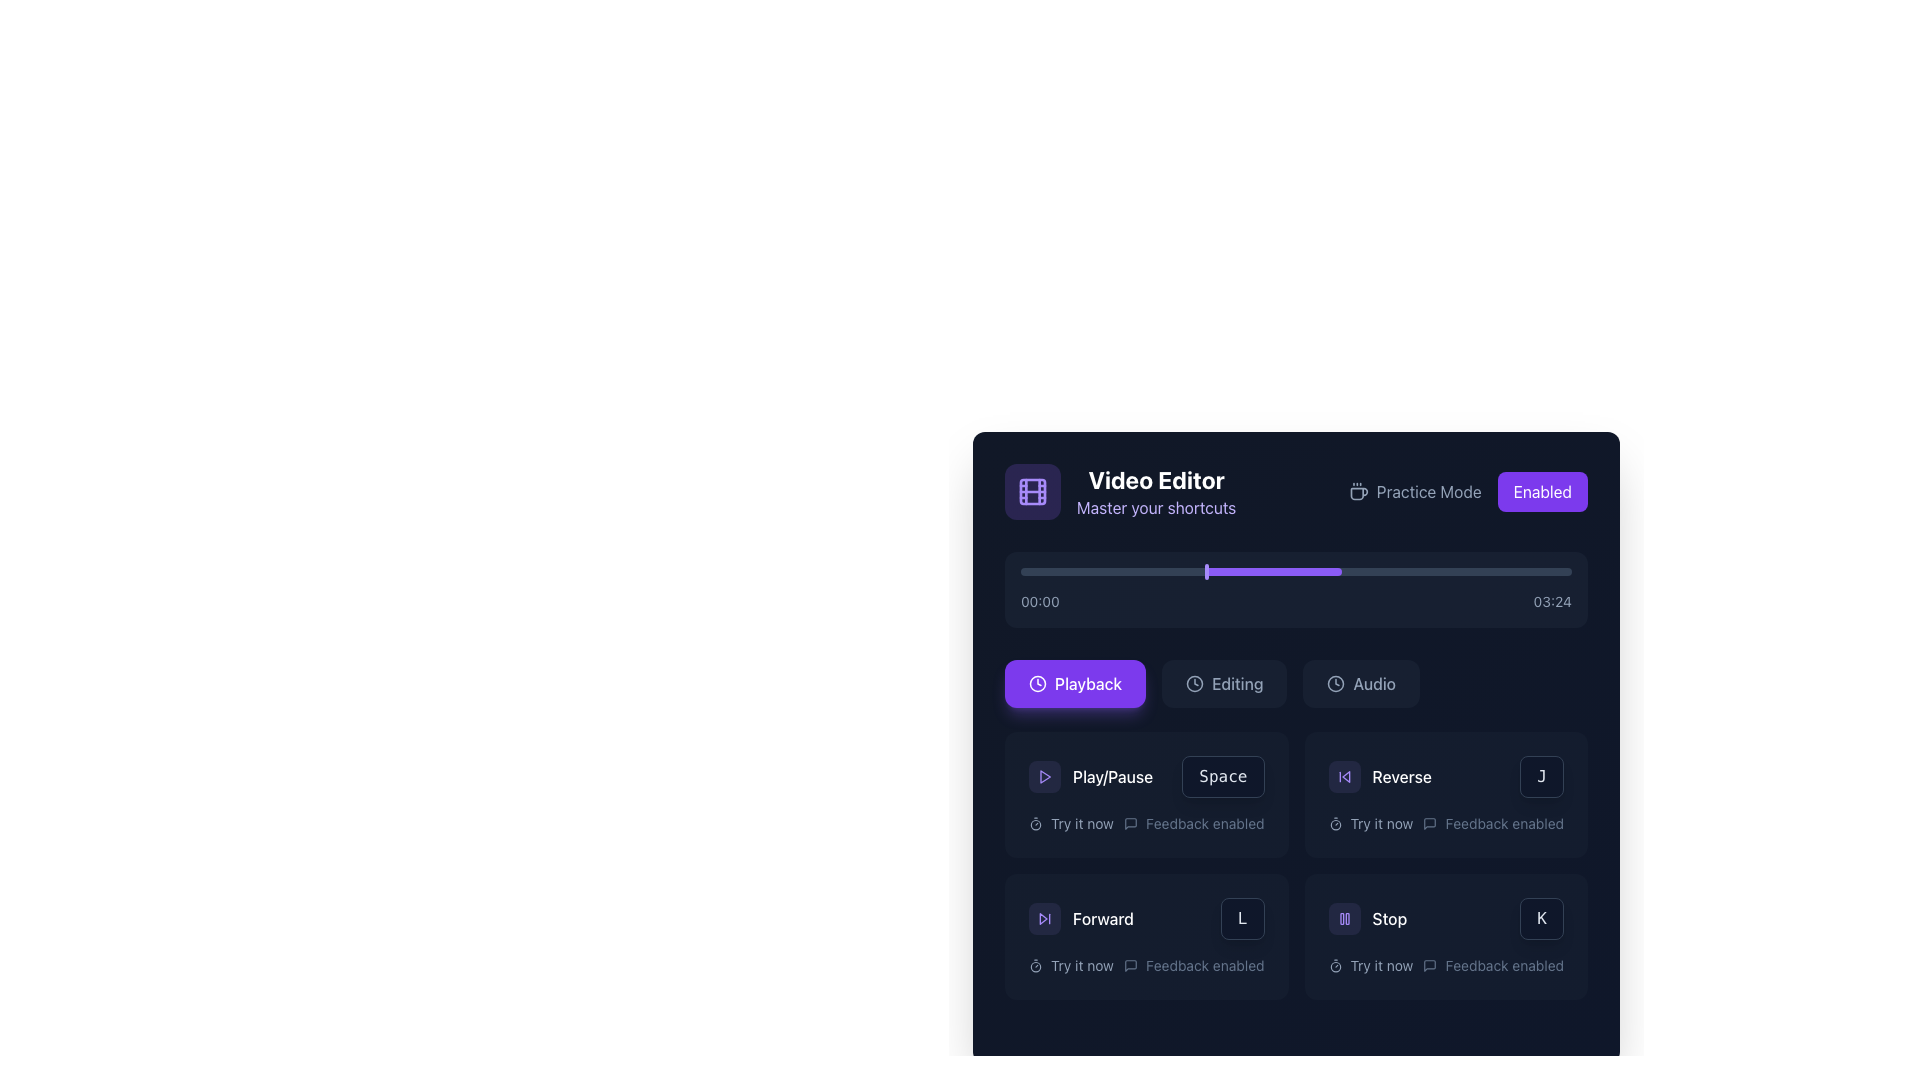 This screenshot has height=1080, width=1920. I want to click on the 'Try it now' text label with stopwatch icon located in the bottom section of the 'Reverse' box, so click(1369, 824).